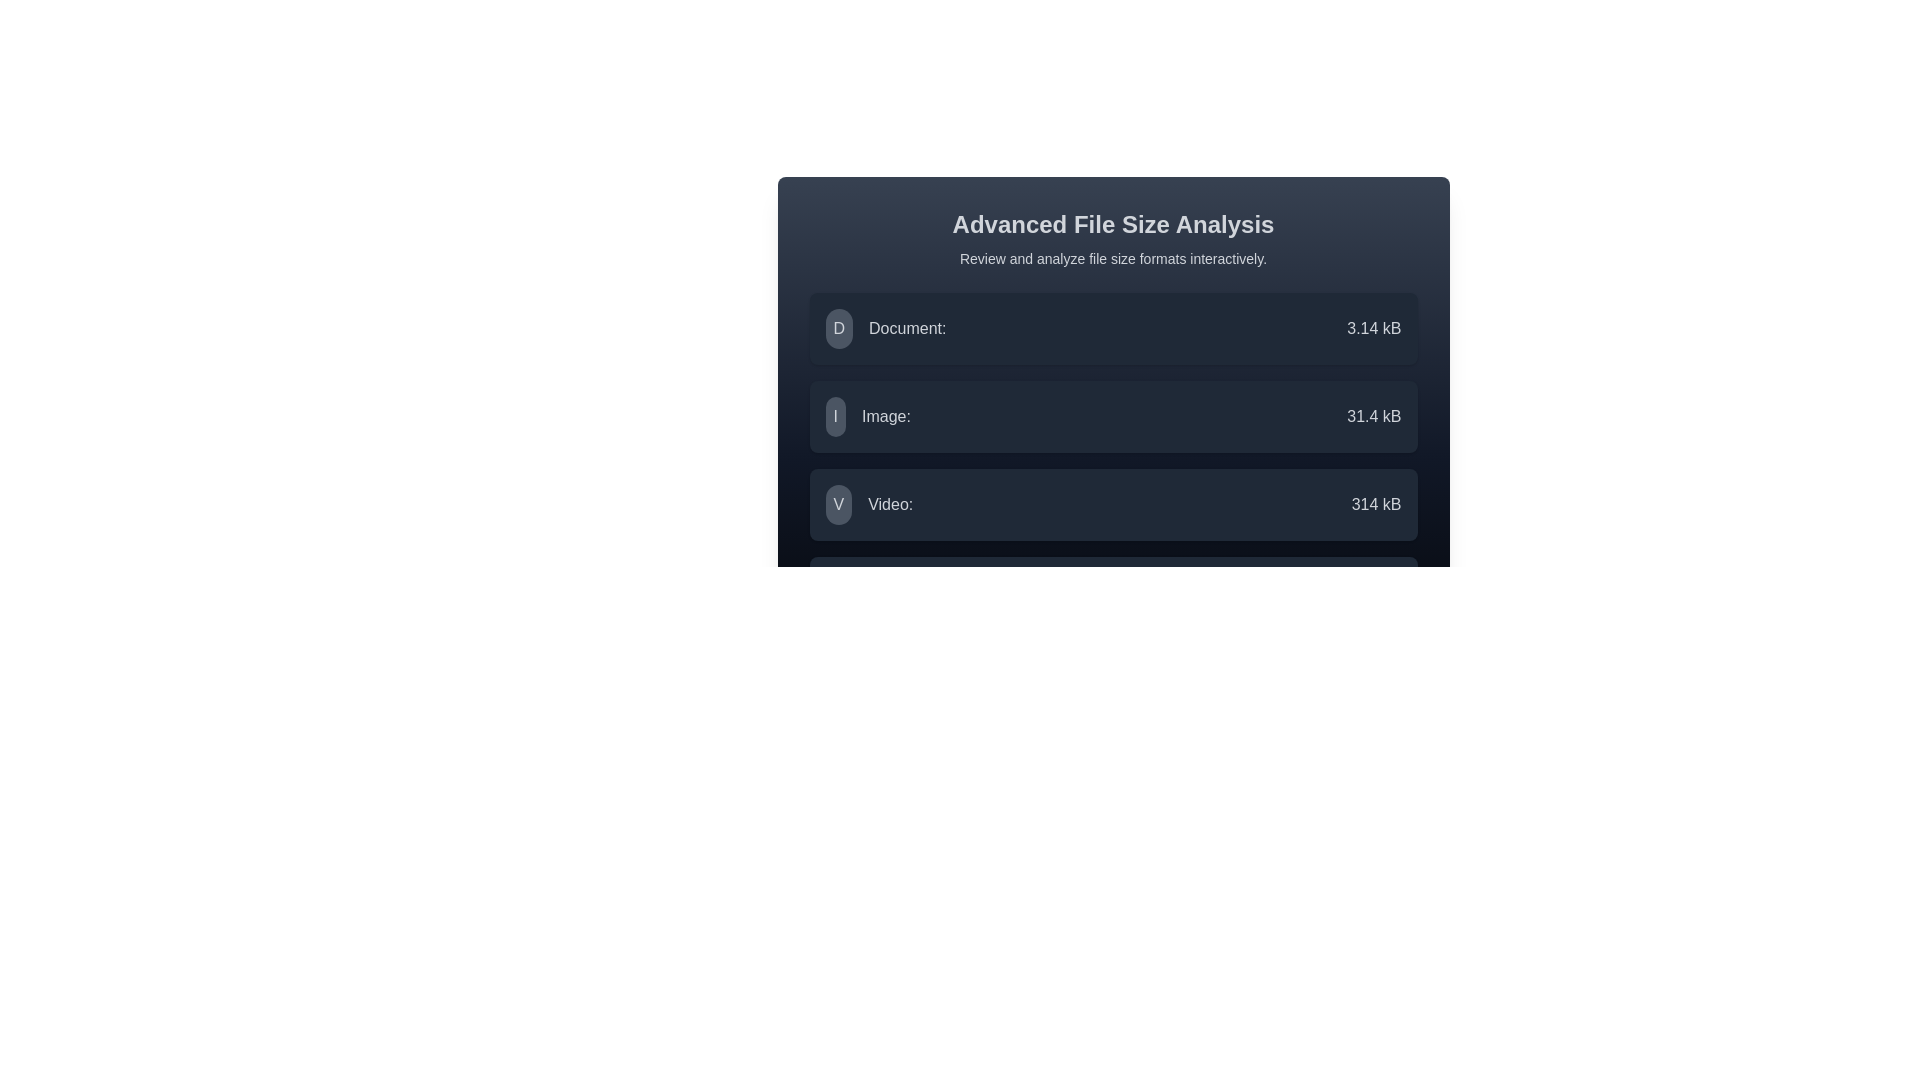 Image resolution: width=1920 pixels, height=1080 pixels. I want to click on the first badge icon representing the 'Document' category located to the left of the text label 'Document:', so click(839, 327).